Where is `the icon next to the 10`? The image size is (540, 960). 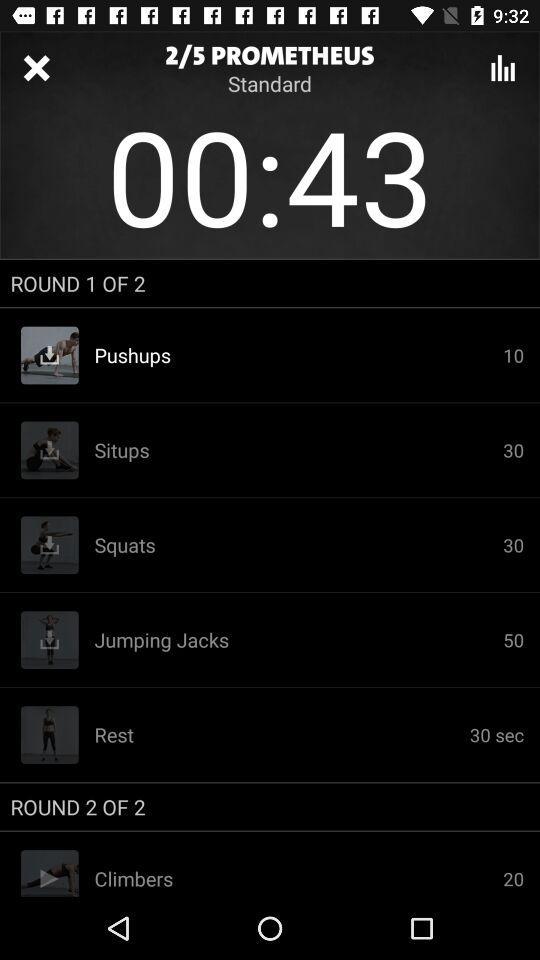
the icon next to the 10 is located at coordinates (297, 450).